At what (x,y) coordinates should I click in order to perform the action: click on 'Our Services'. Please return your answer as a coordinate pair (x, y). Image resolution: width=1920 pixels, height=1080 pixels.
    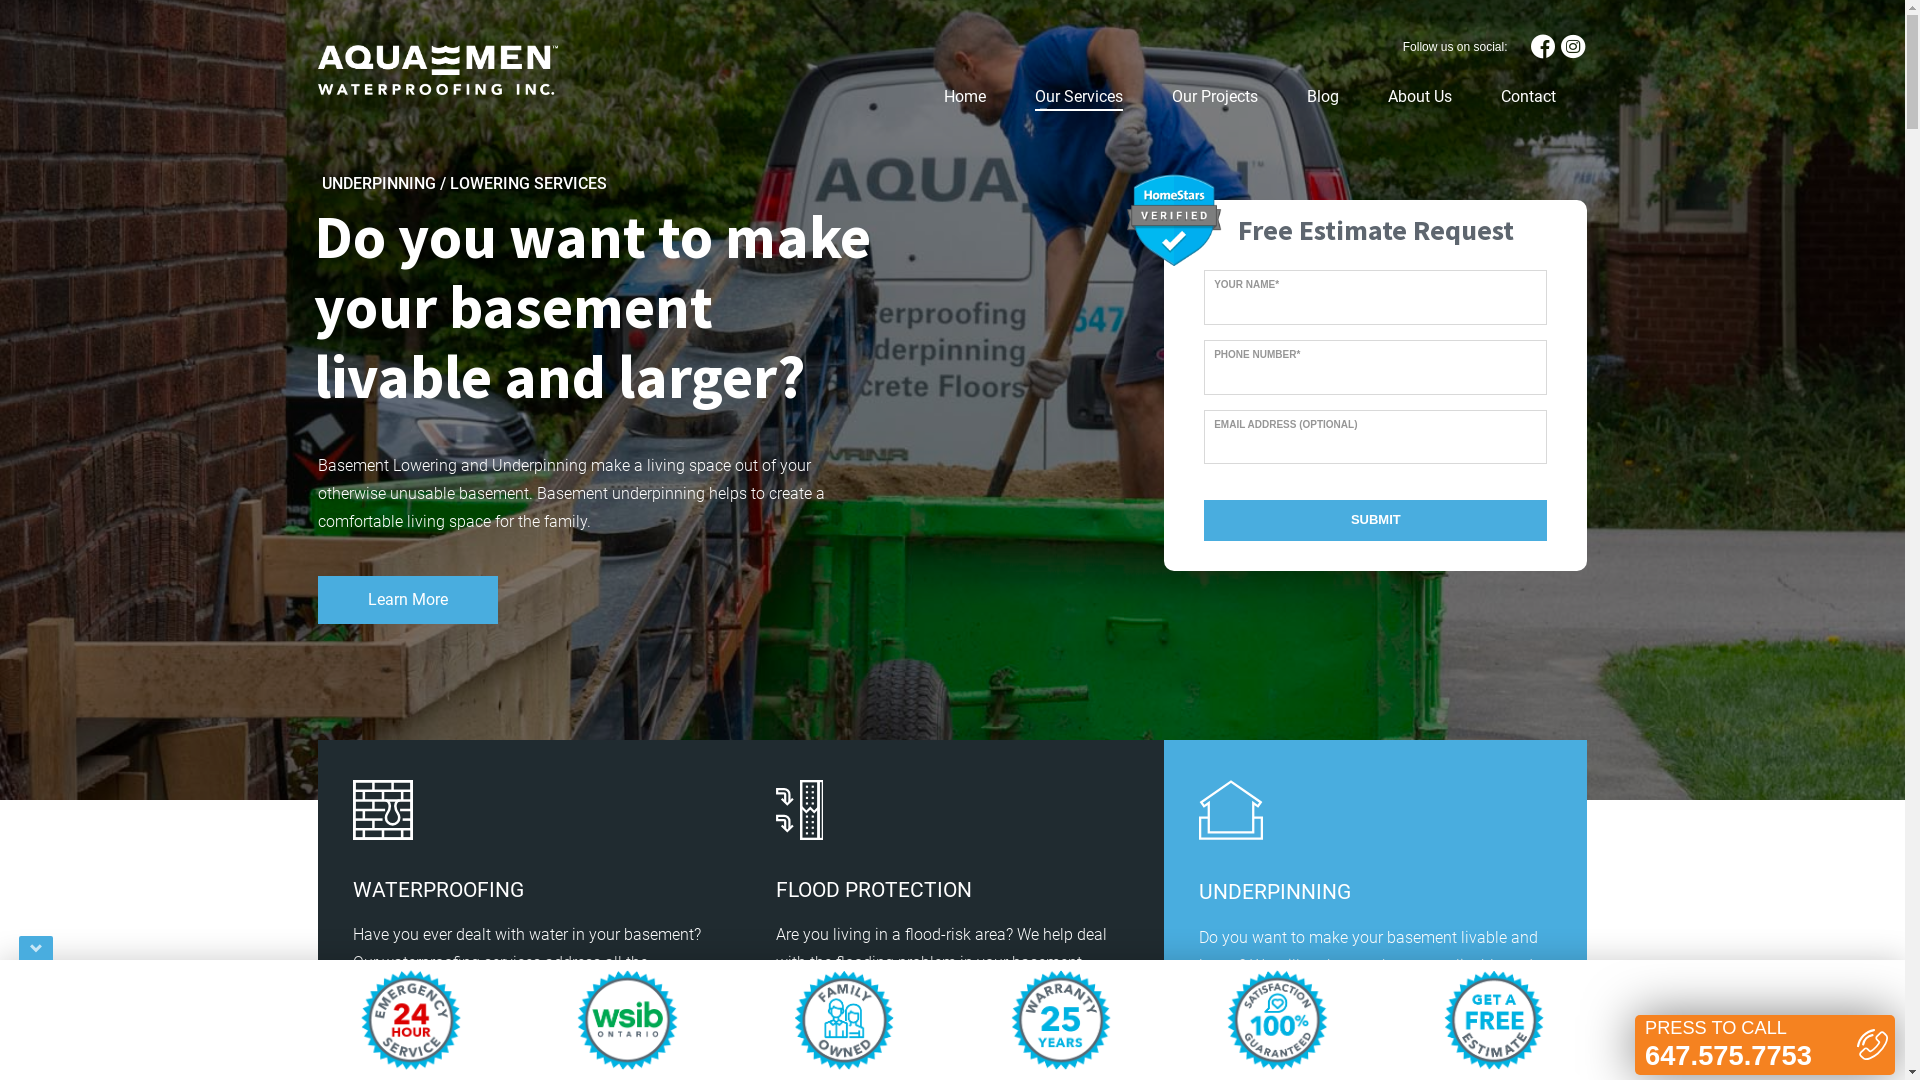
    Looking at the image, I should click on (1022, 96).